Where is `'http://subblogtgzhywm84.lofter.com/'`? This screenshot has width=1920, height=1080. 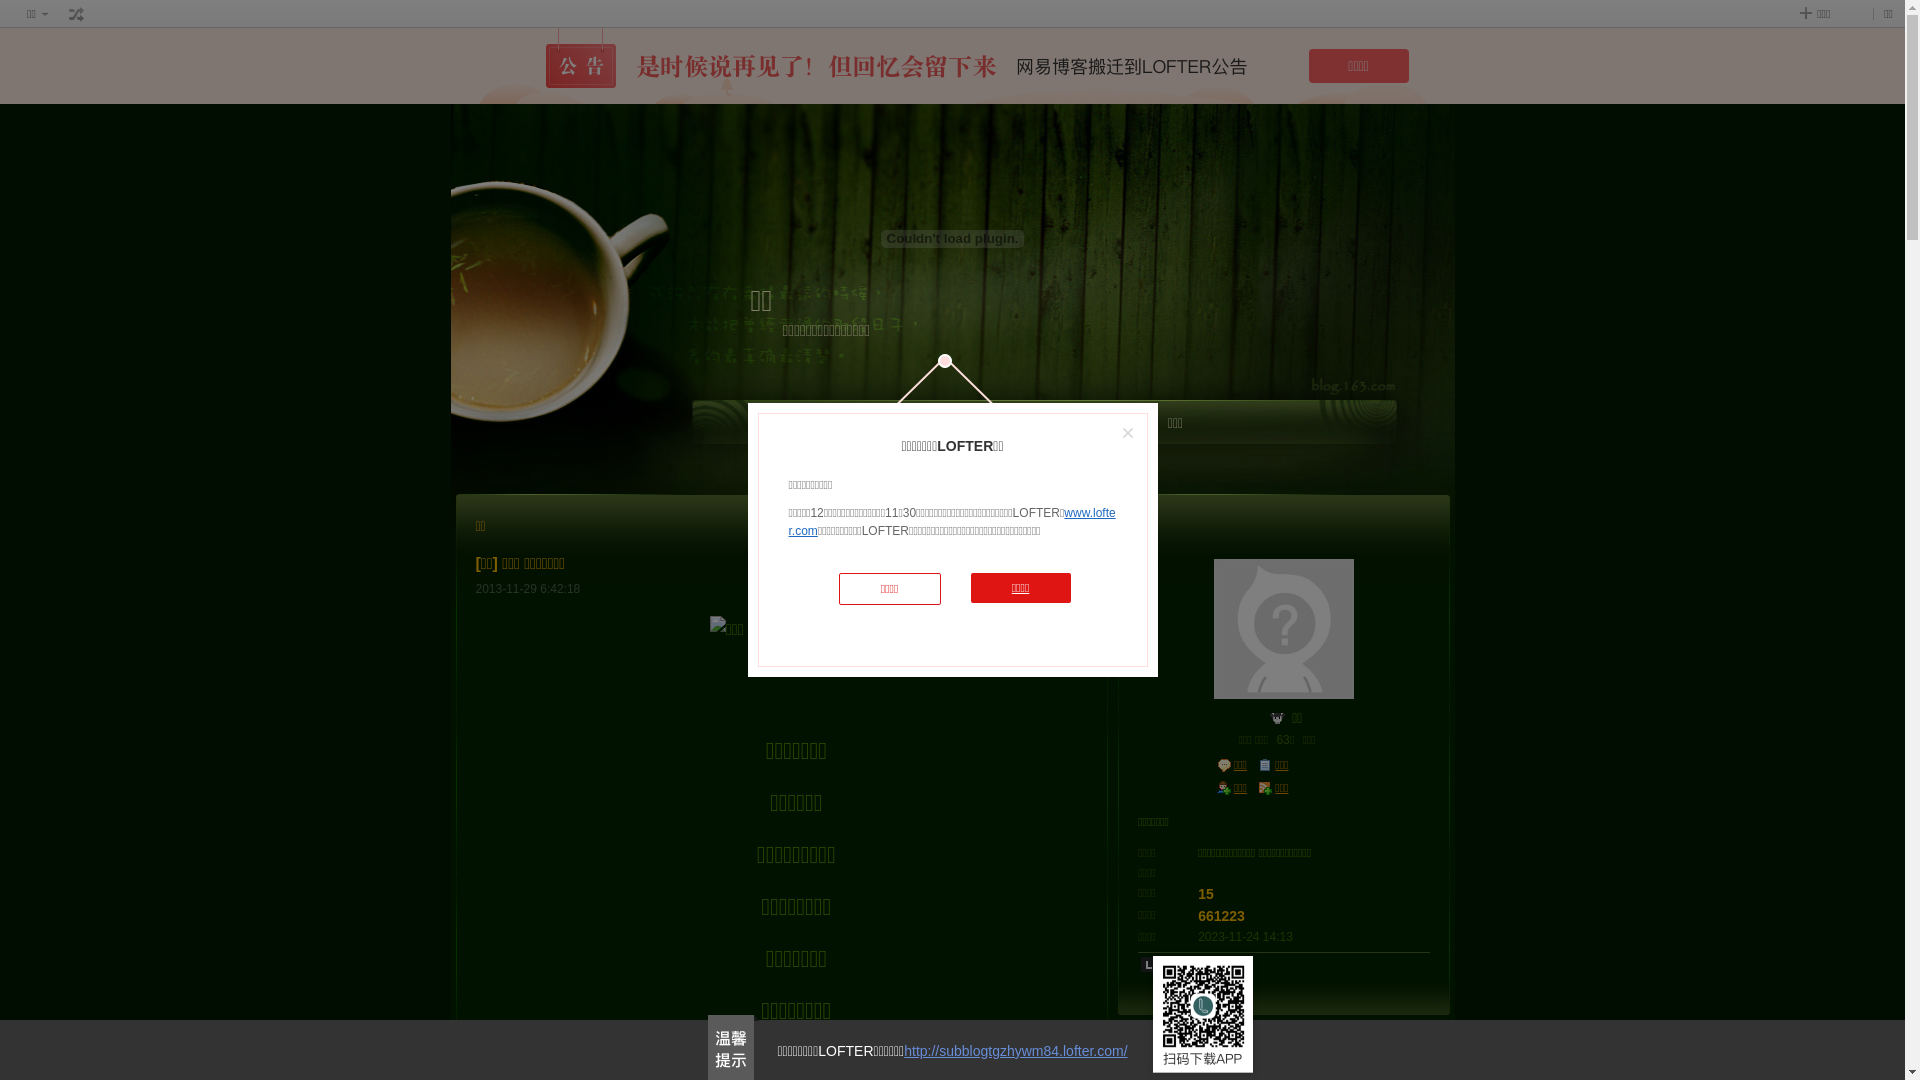
'http://subblogtgzhywm84.lofter.com/' is located at coordinates (1015, 1049).